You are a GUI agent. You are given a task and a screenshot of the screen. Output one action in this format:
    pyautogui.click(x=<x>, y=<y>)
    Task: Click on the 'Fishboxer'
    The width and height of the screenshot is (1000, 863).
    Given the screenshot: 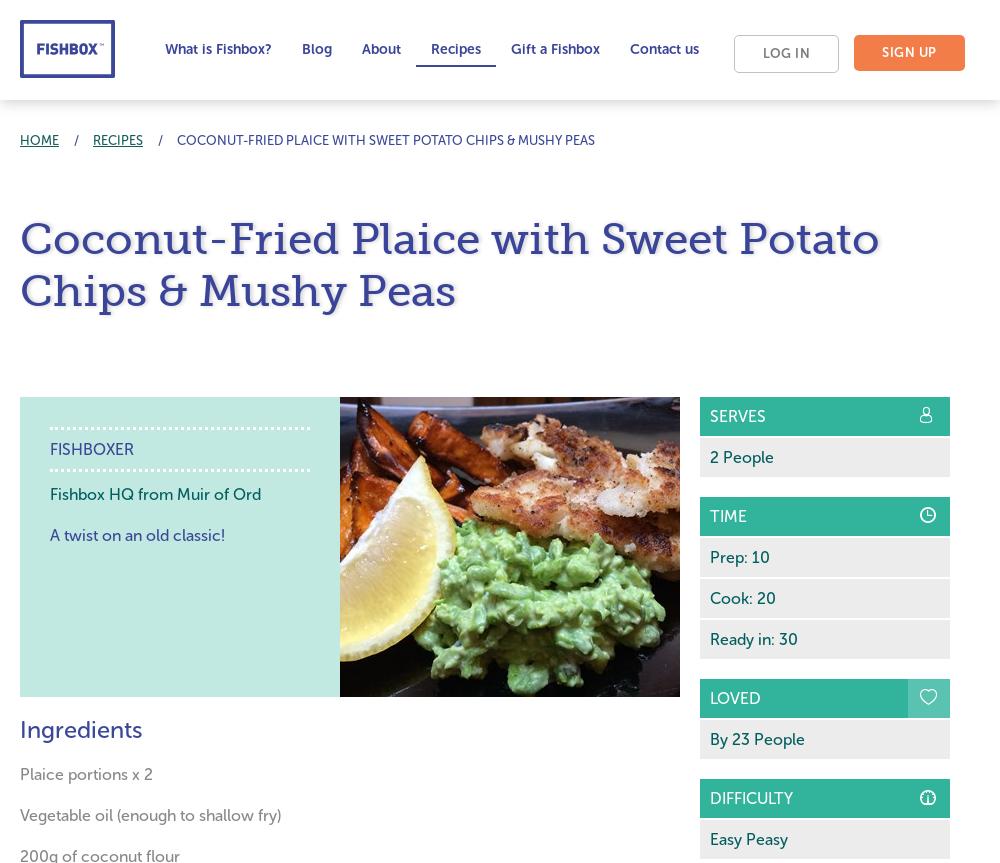 What is the action you would take?
    pyautogui.click(x=91, y=448)
    